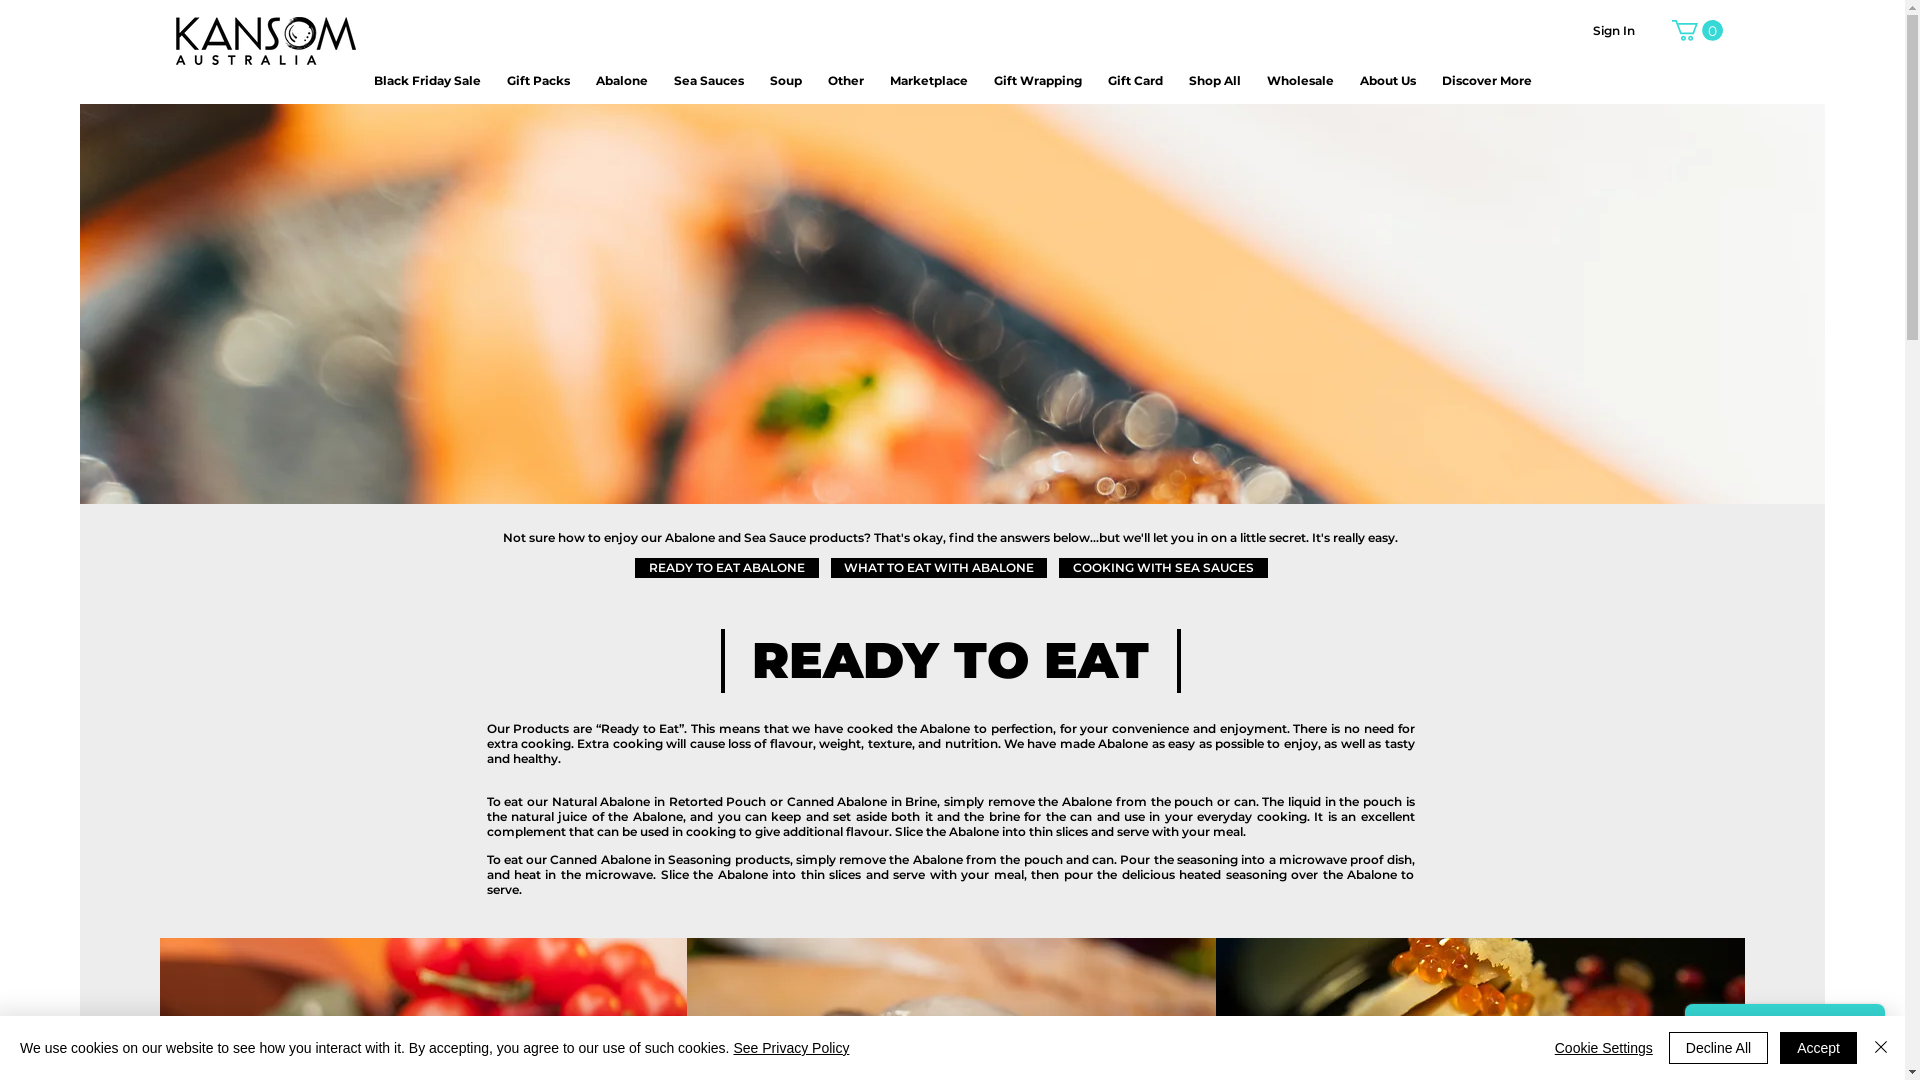  I want to click on 'Sea Sauces', so click(709, 79).